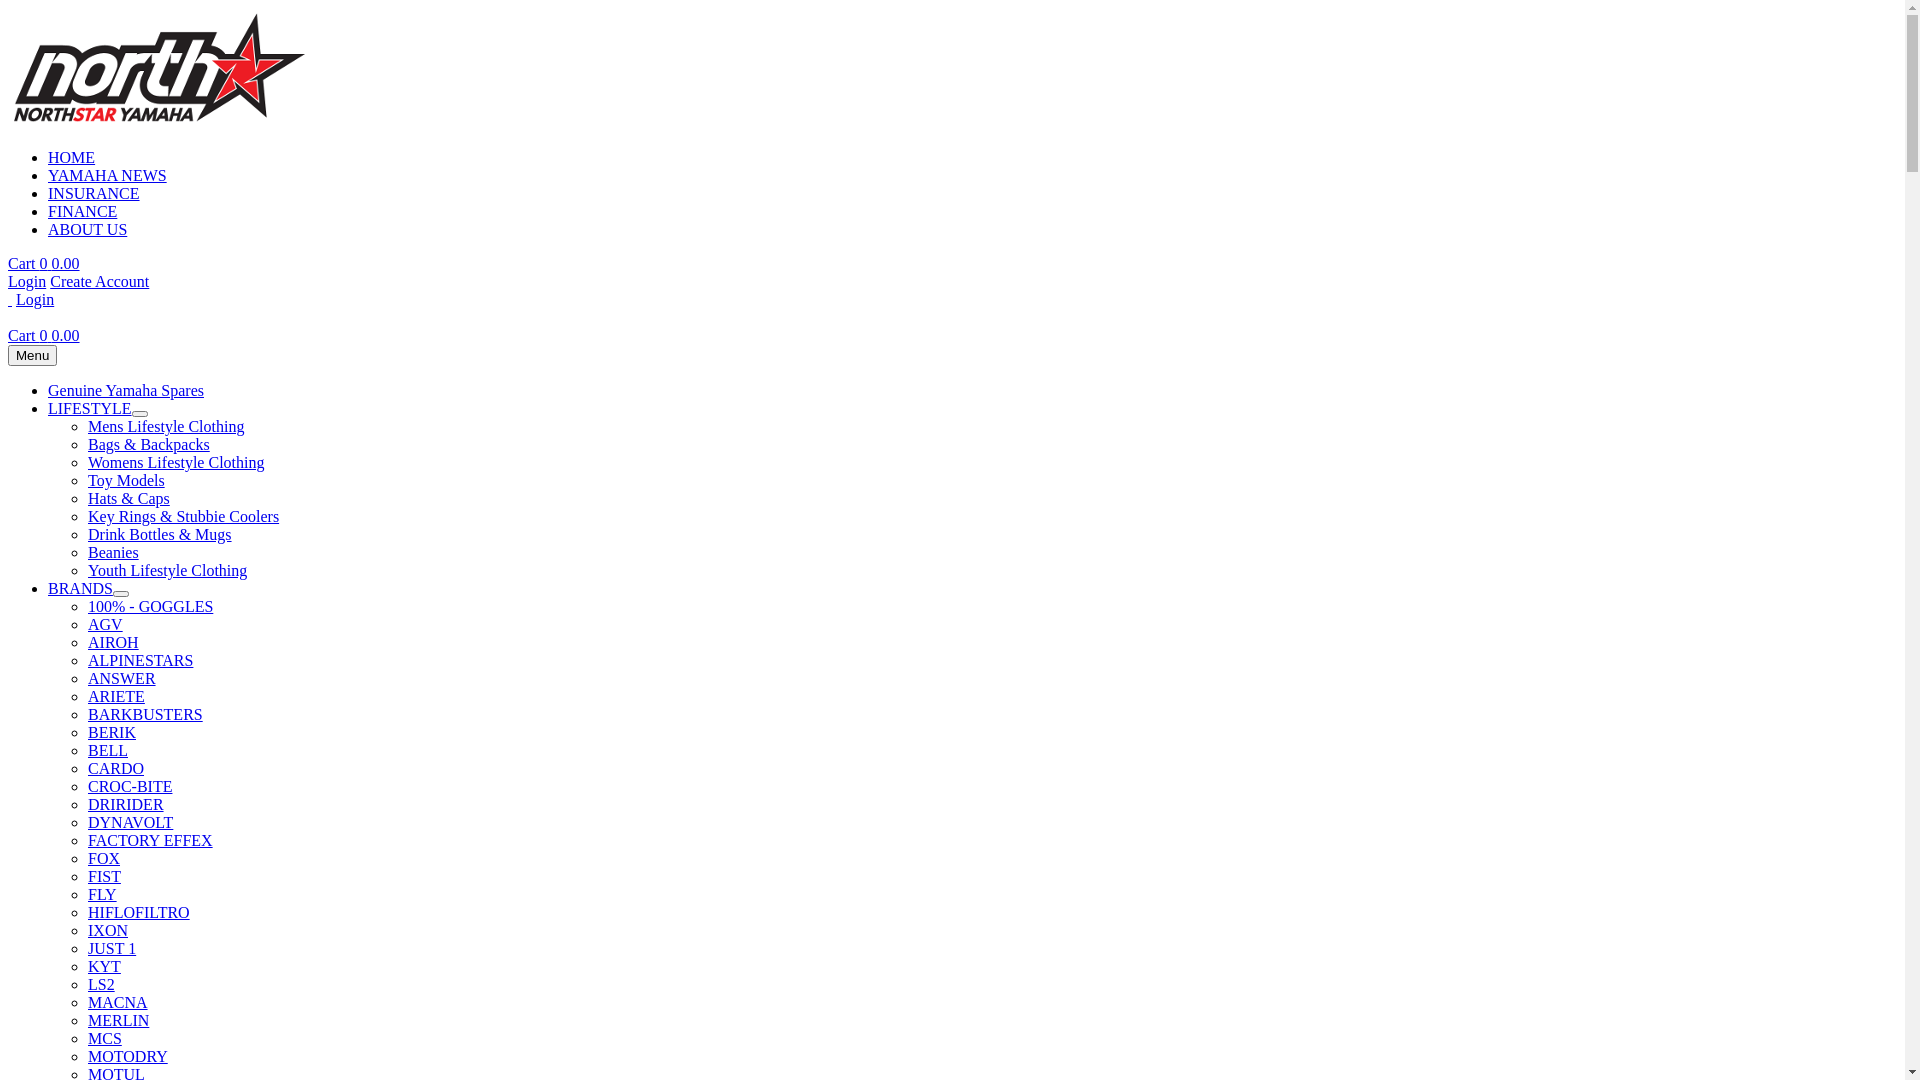  Describe the element at coordinates (48, 390) in the screenshot. I see `'Genuine Yamaha Spares'` at that location.